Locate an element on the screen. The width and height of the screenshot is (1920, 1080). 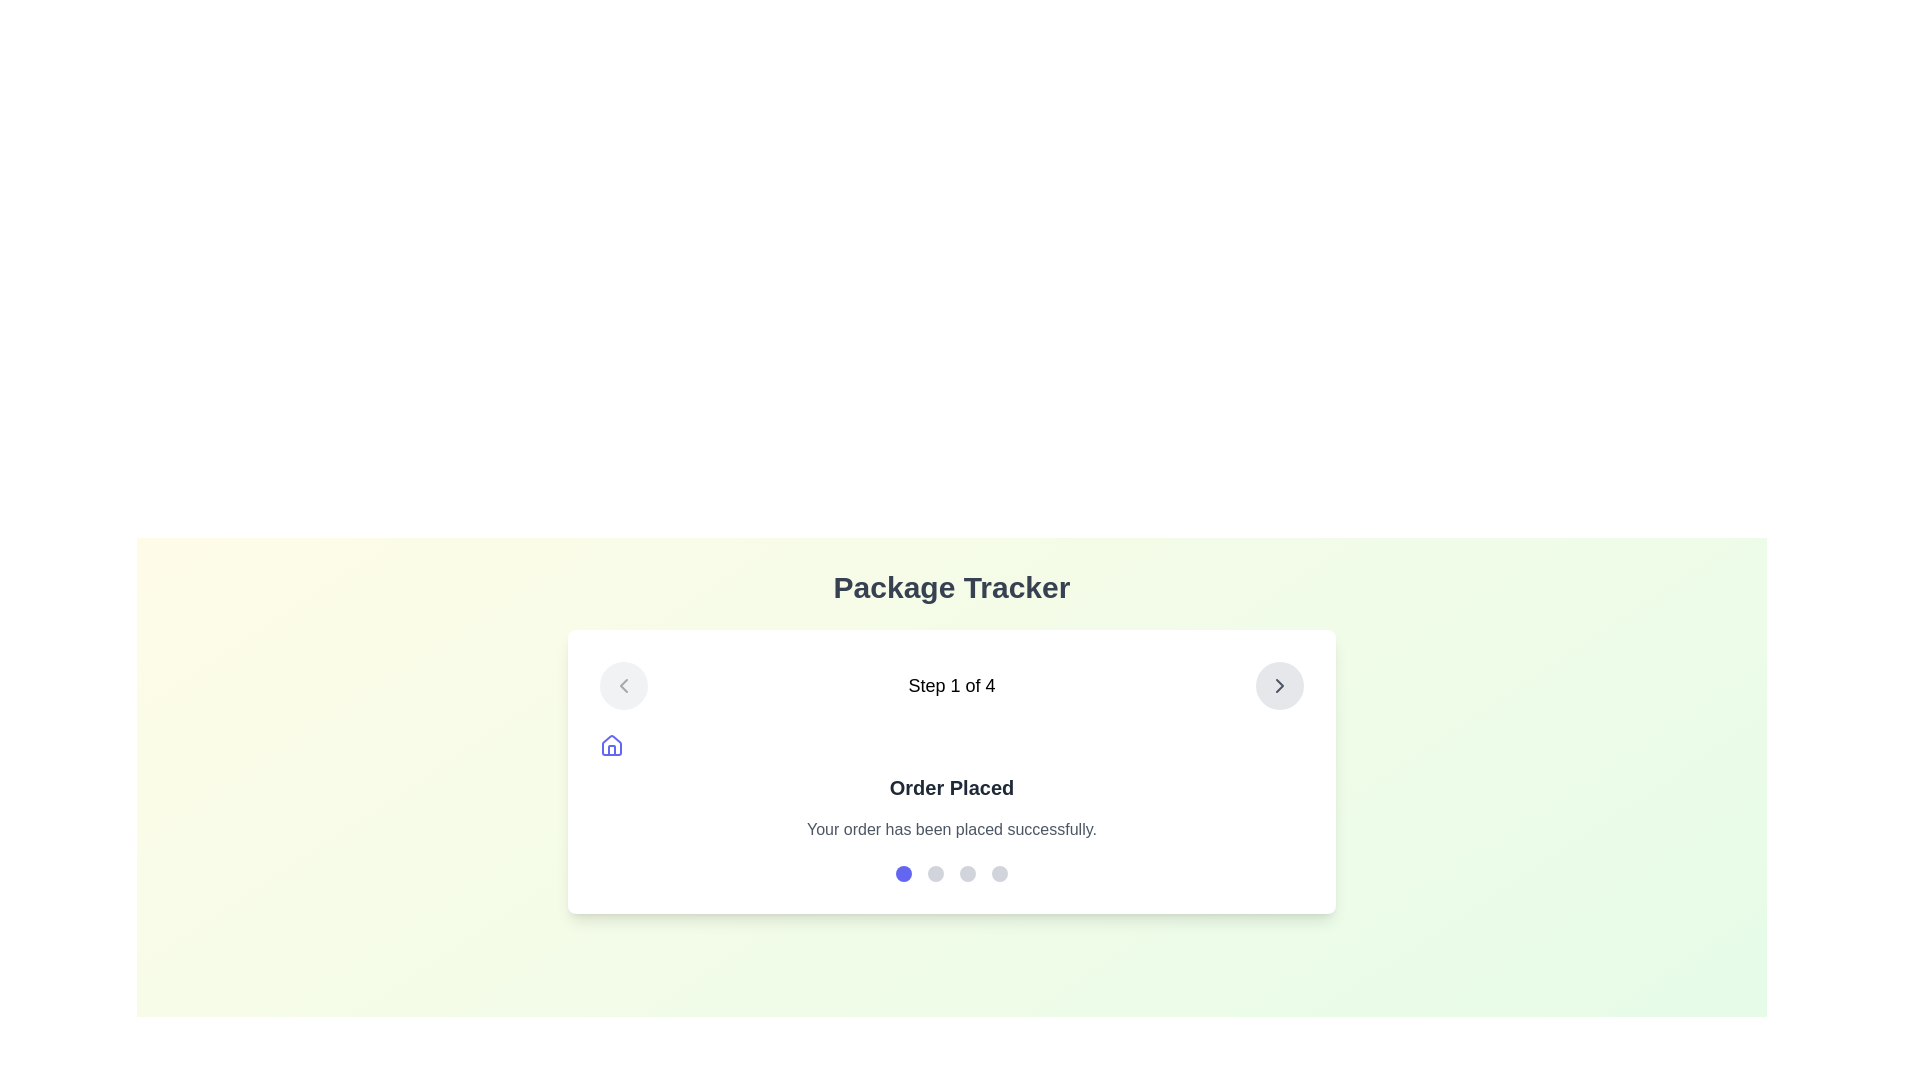
the chevron icon embedded in the circular button at the top-left corner of the main content box labeled 'Step 1 of 4' is located at coordinates (623, 685).